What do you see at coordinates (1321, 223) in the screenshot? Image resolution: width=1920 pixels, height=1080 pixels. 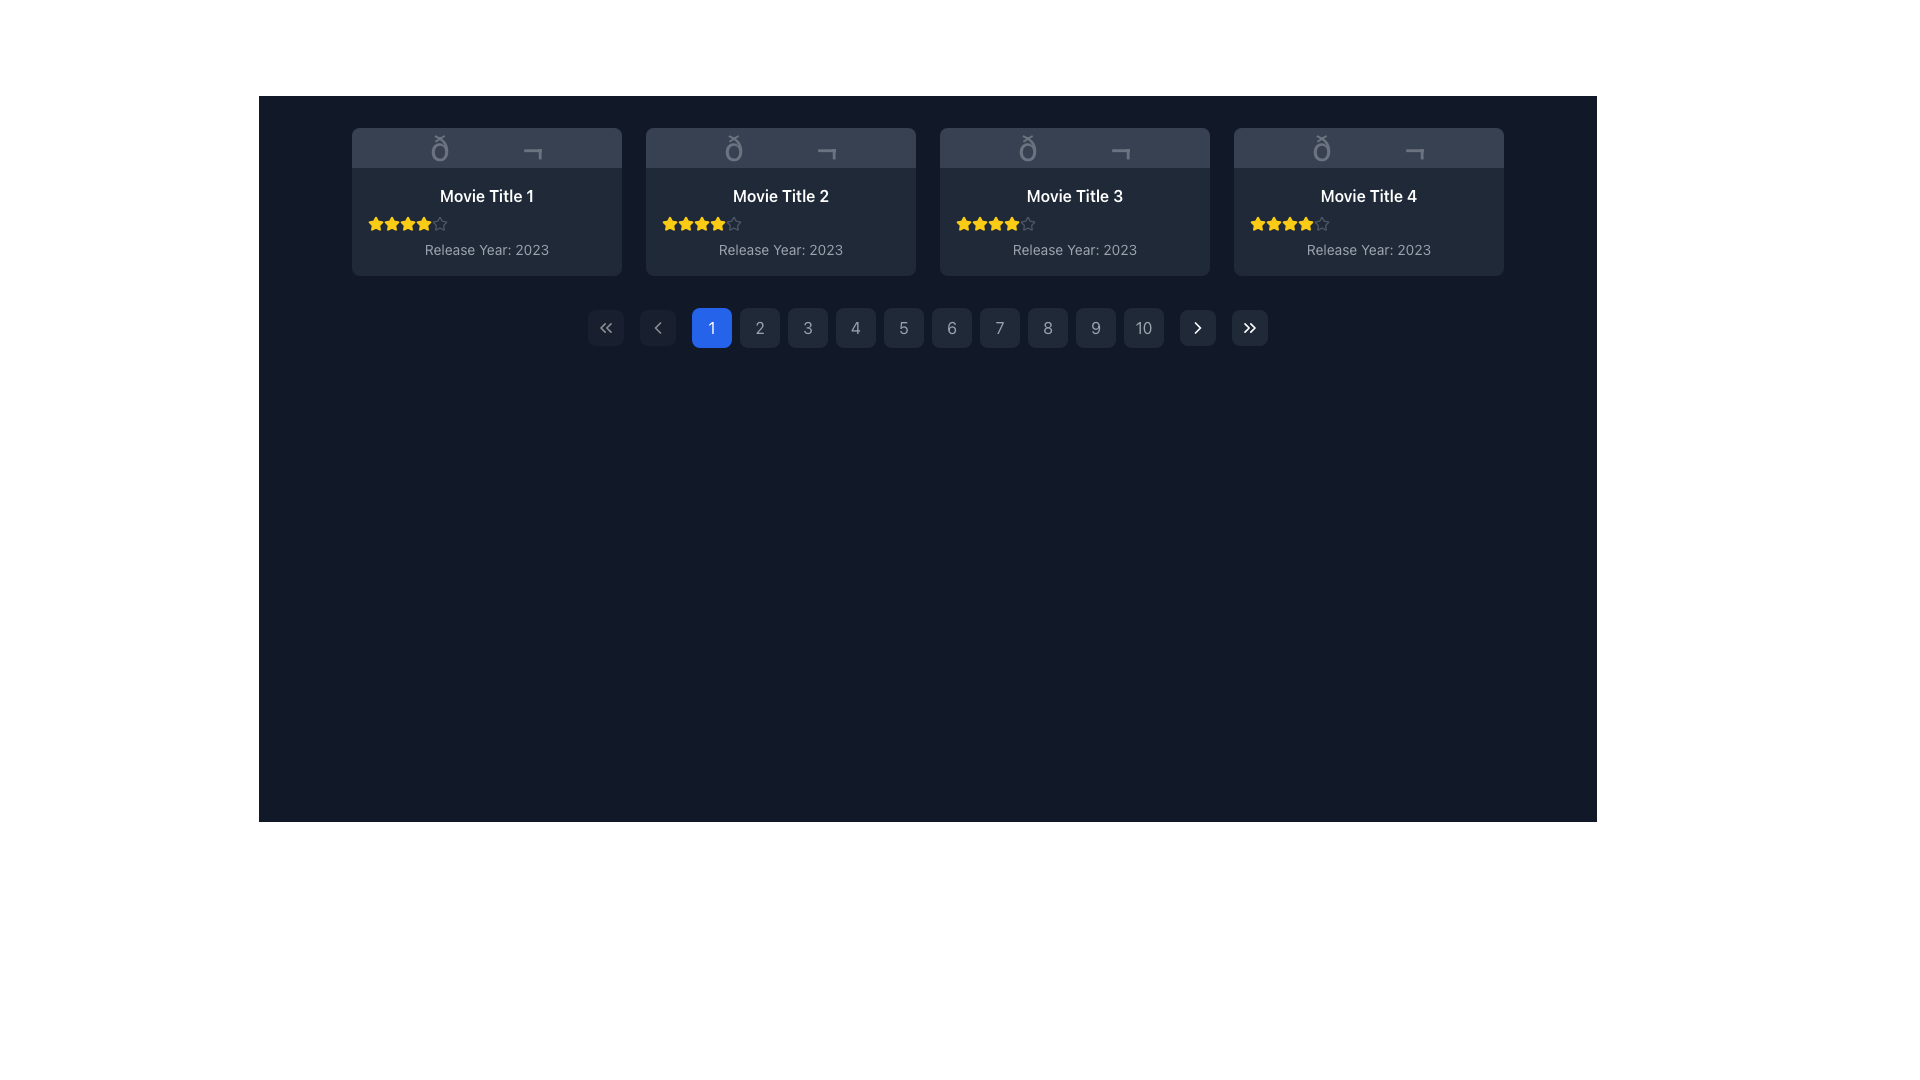 I see `the fifth star in the rating component for the 'Movie Title 4' card` at bounding box center [1321, 223].